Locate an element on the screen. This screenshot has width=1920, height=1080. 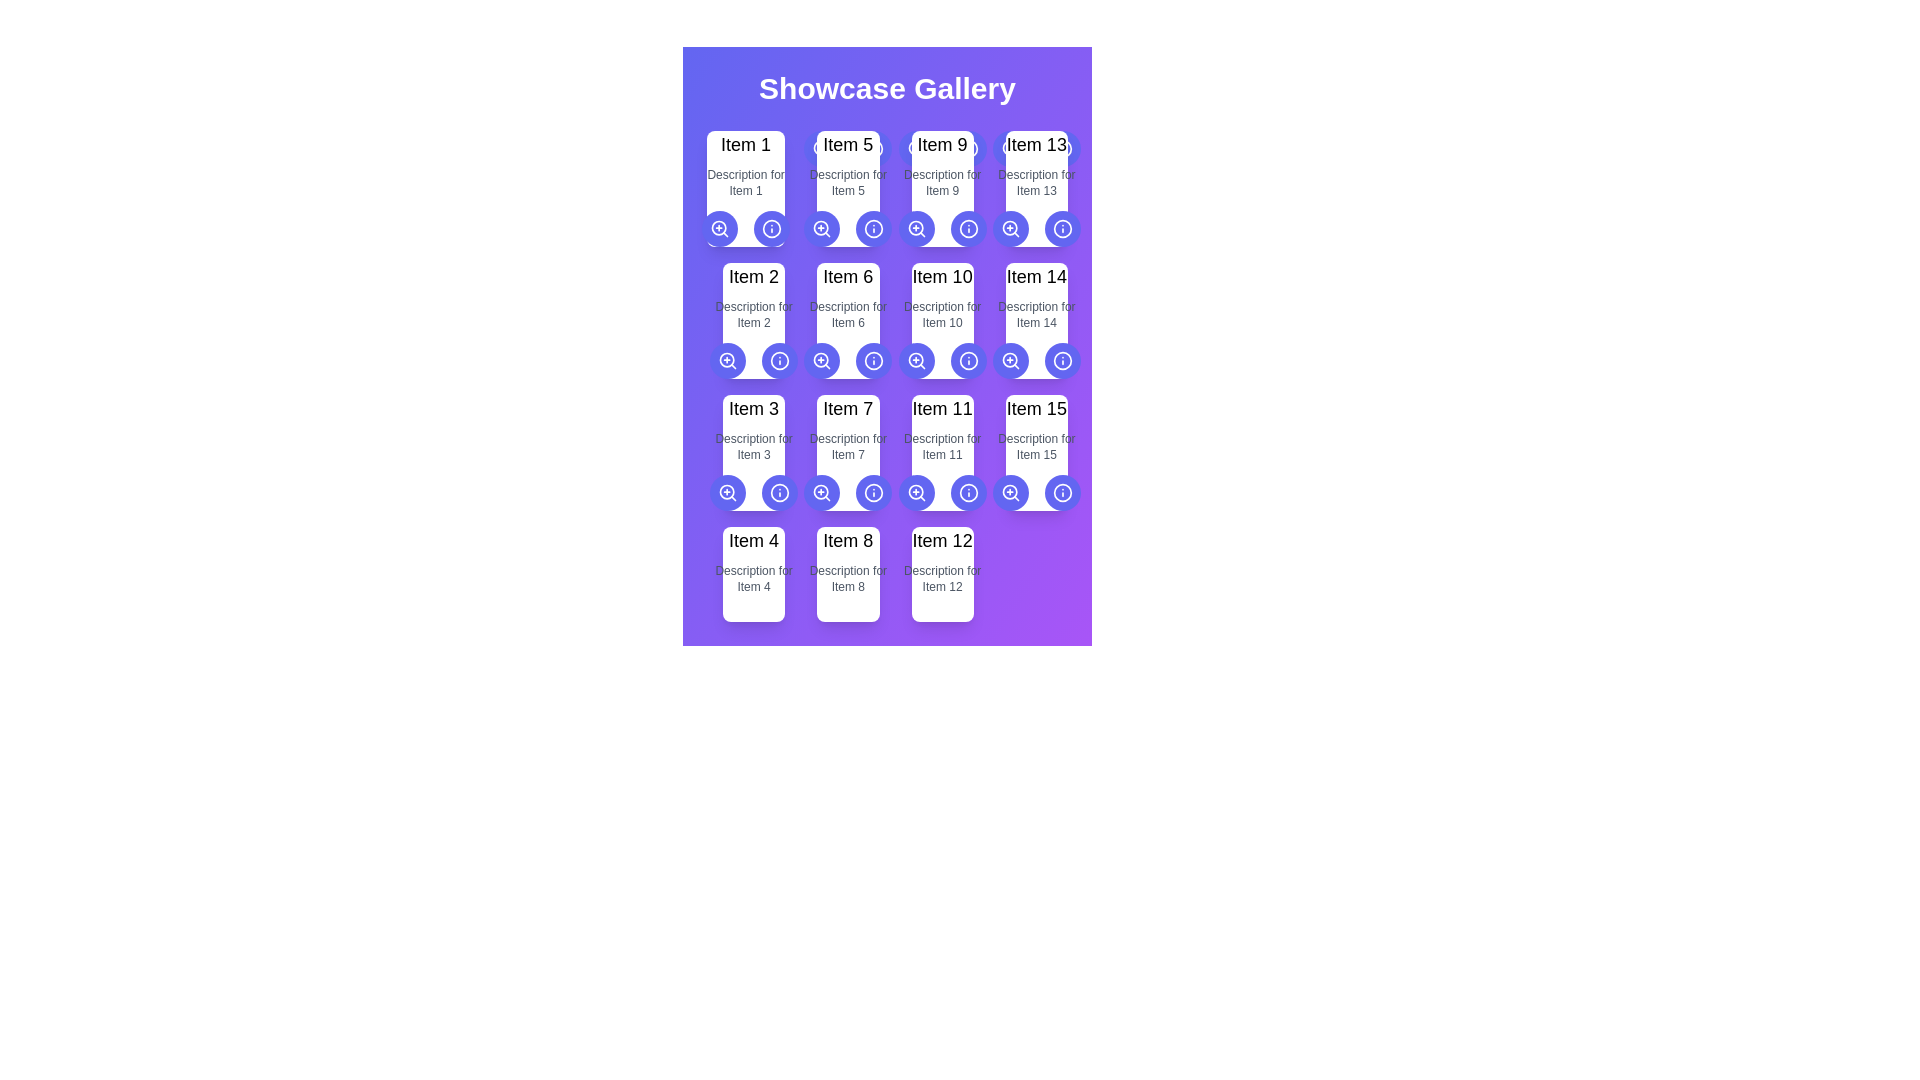
the zoom-in icon button located in the bottom-left corner of the third card from the top in the leftmost column is located at coordinates (727, 493).